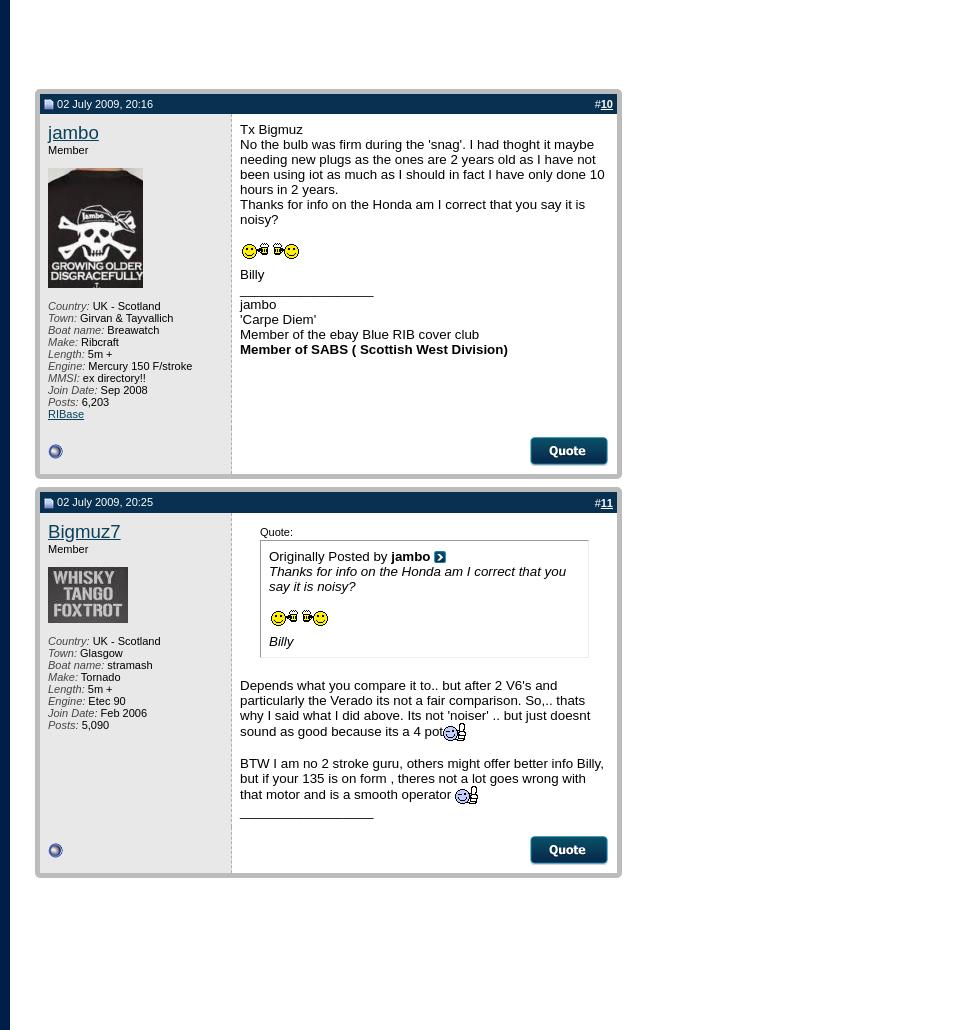  What do you see at coordinates (103, 102) in the screenshot?
I see `'02 July 2009, 20:16'` at bounding box center [103, 102].